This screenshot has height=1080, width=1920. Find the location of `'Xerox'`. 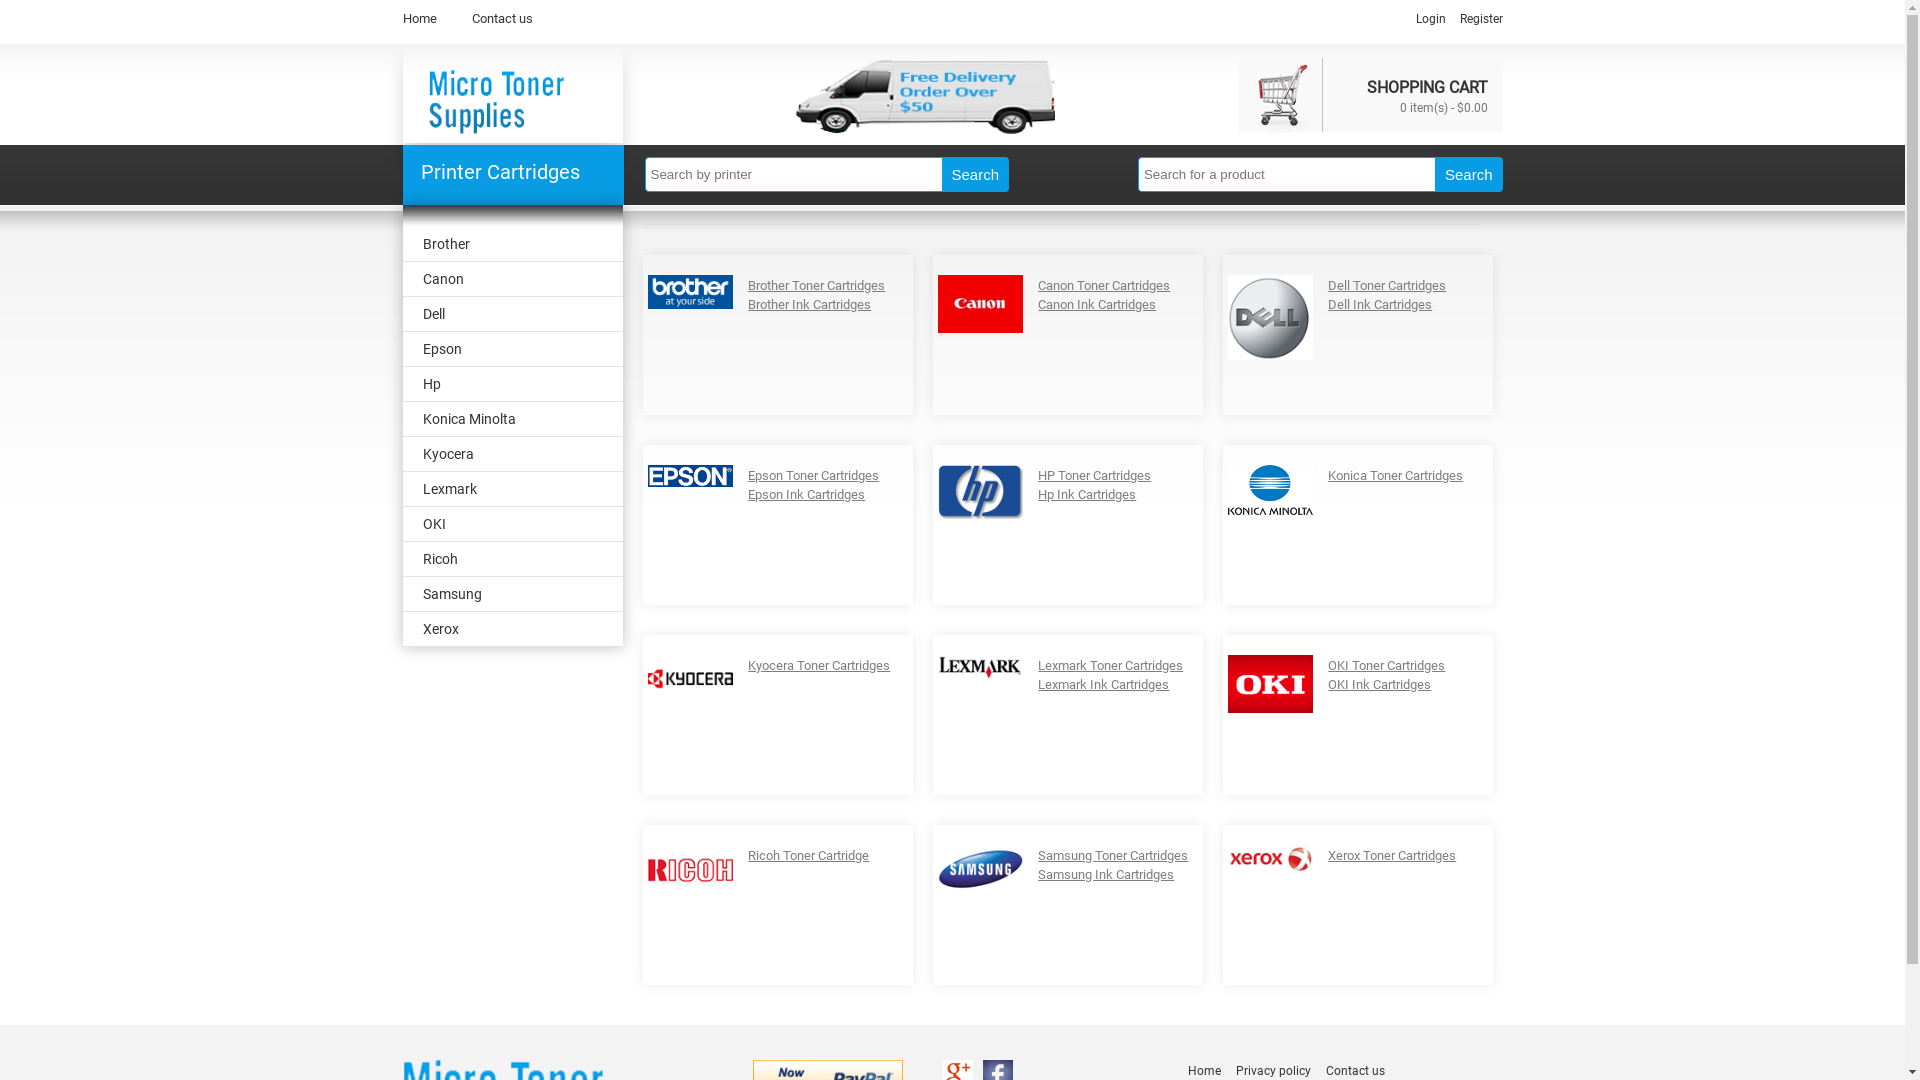

'Xerox' is located at coordinates (512, 628).